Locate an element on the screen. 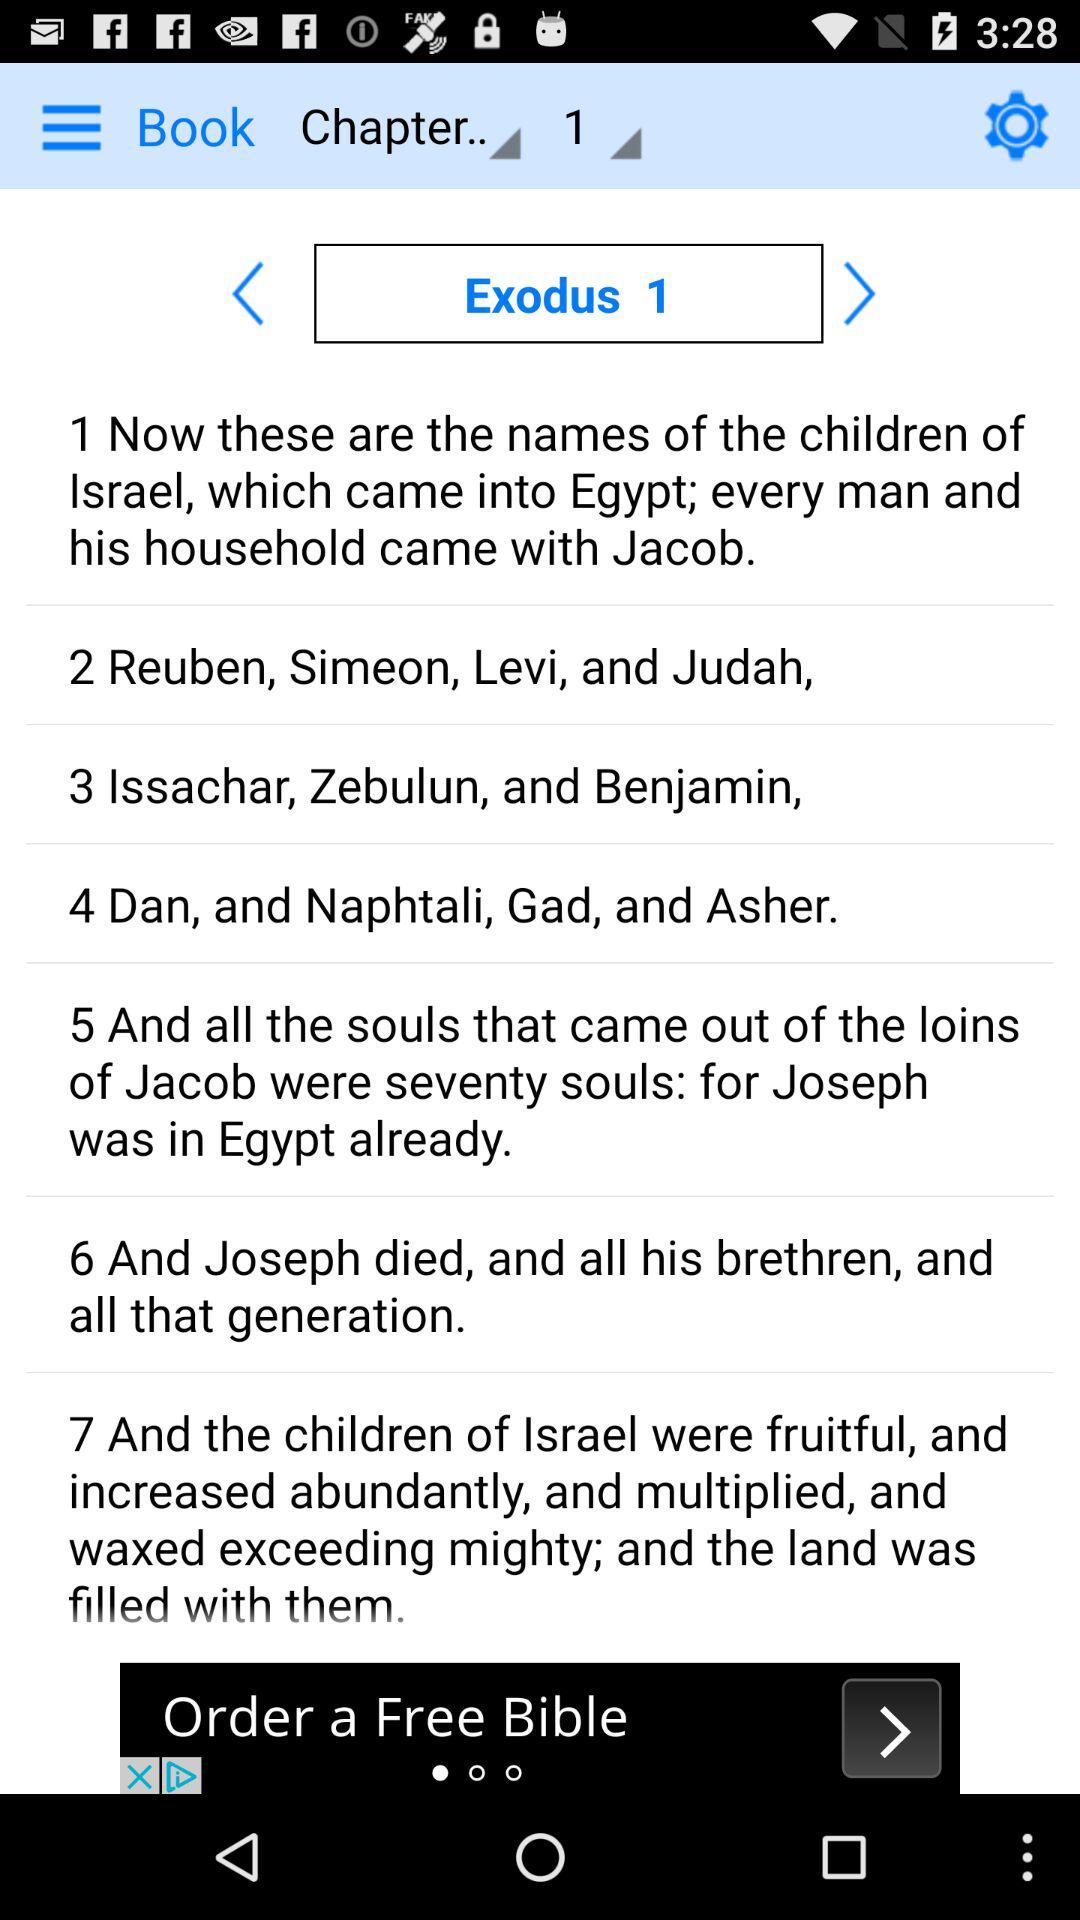 The image size is (1080, 1920). settings option is located at coordinates (1016, 124).